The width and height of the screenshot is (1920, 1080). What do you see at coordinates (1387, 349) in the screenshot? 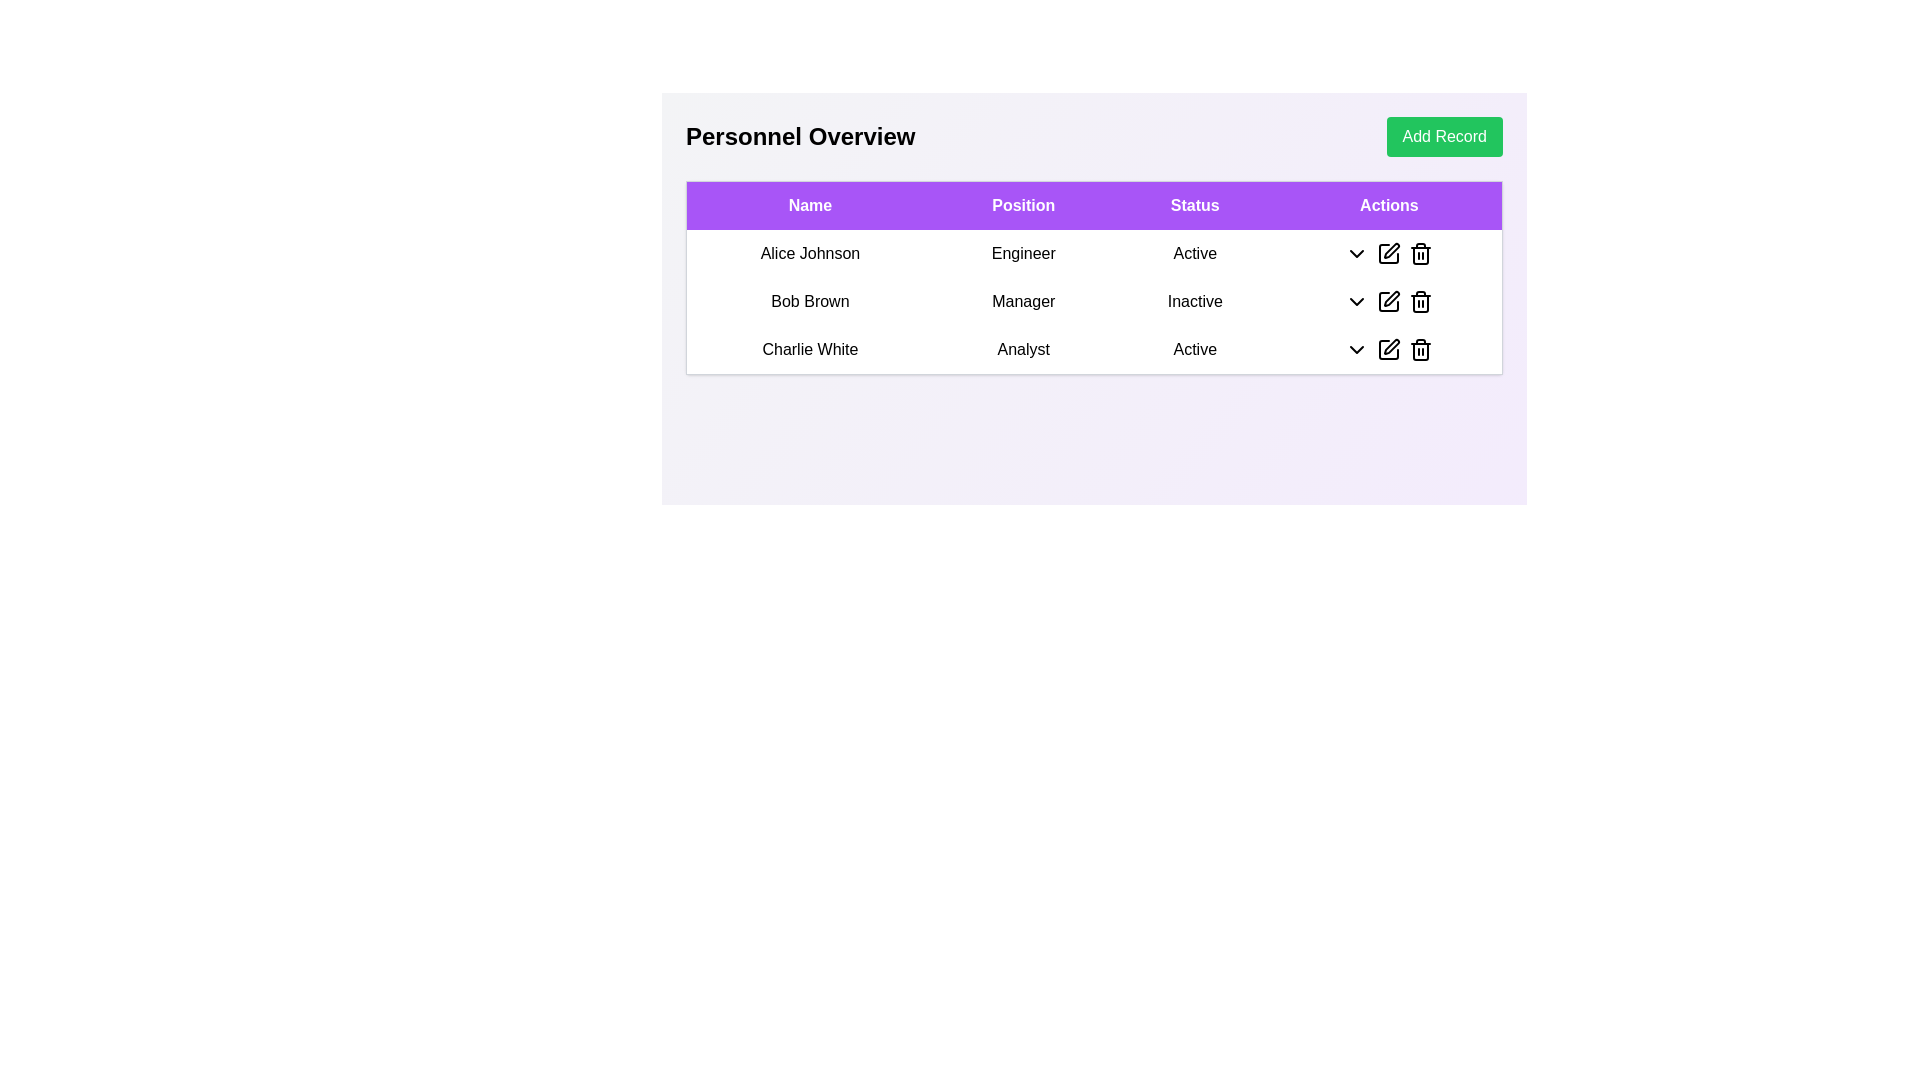
I see `the pencil icon in the Action Button Group for 'Charlie White'` at bounding box center [1387, 349].